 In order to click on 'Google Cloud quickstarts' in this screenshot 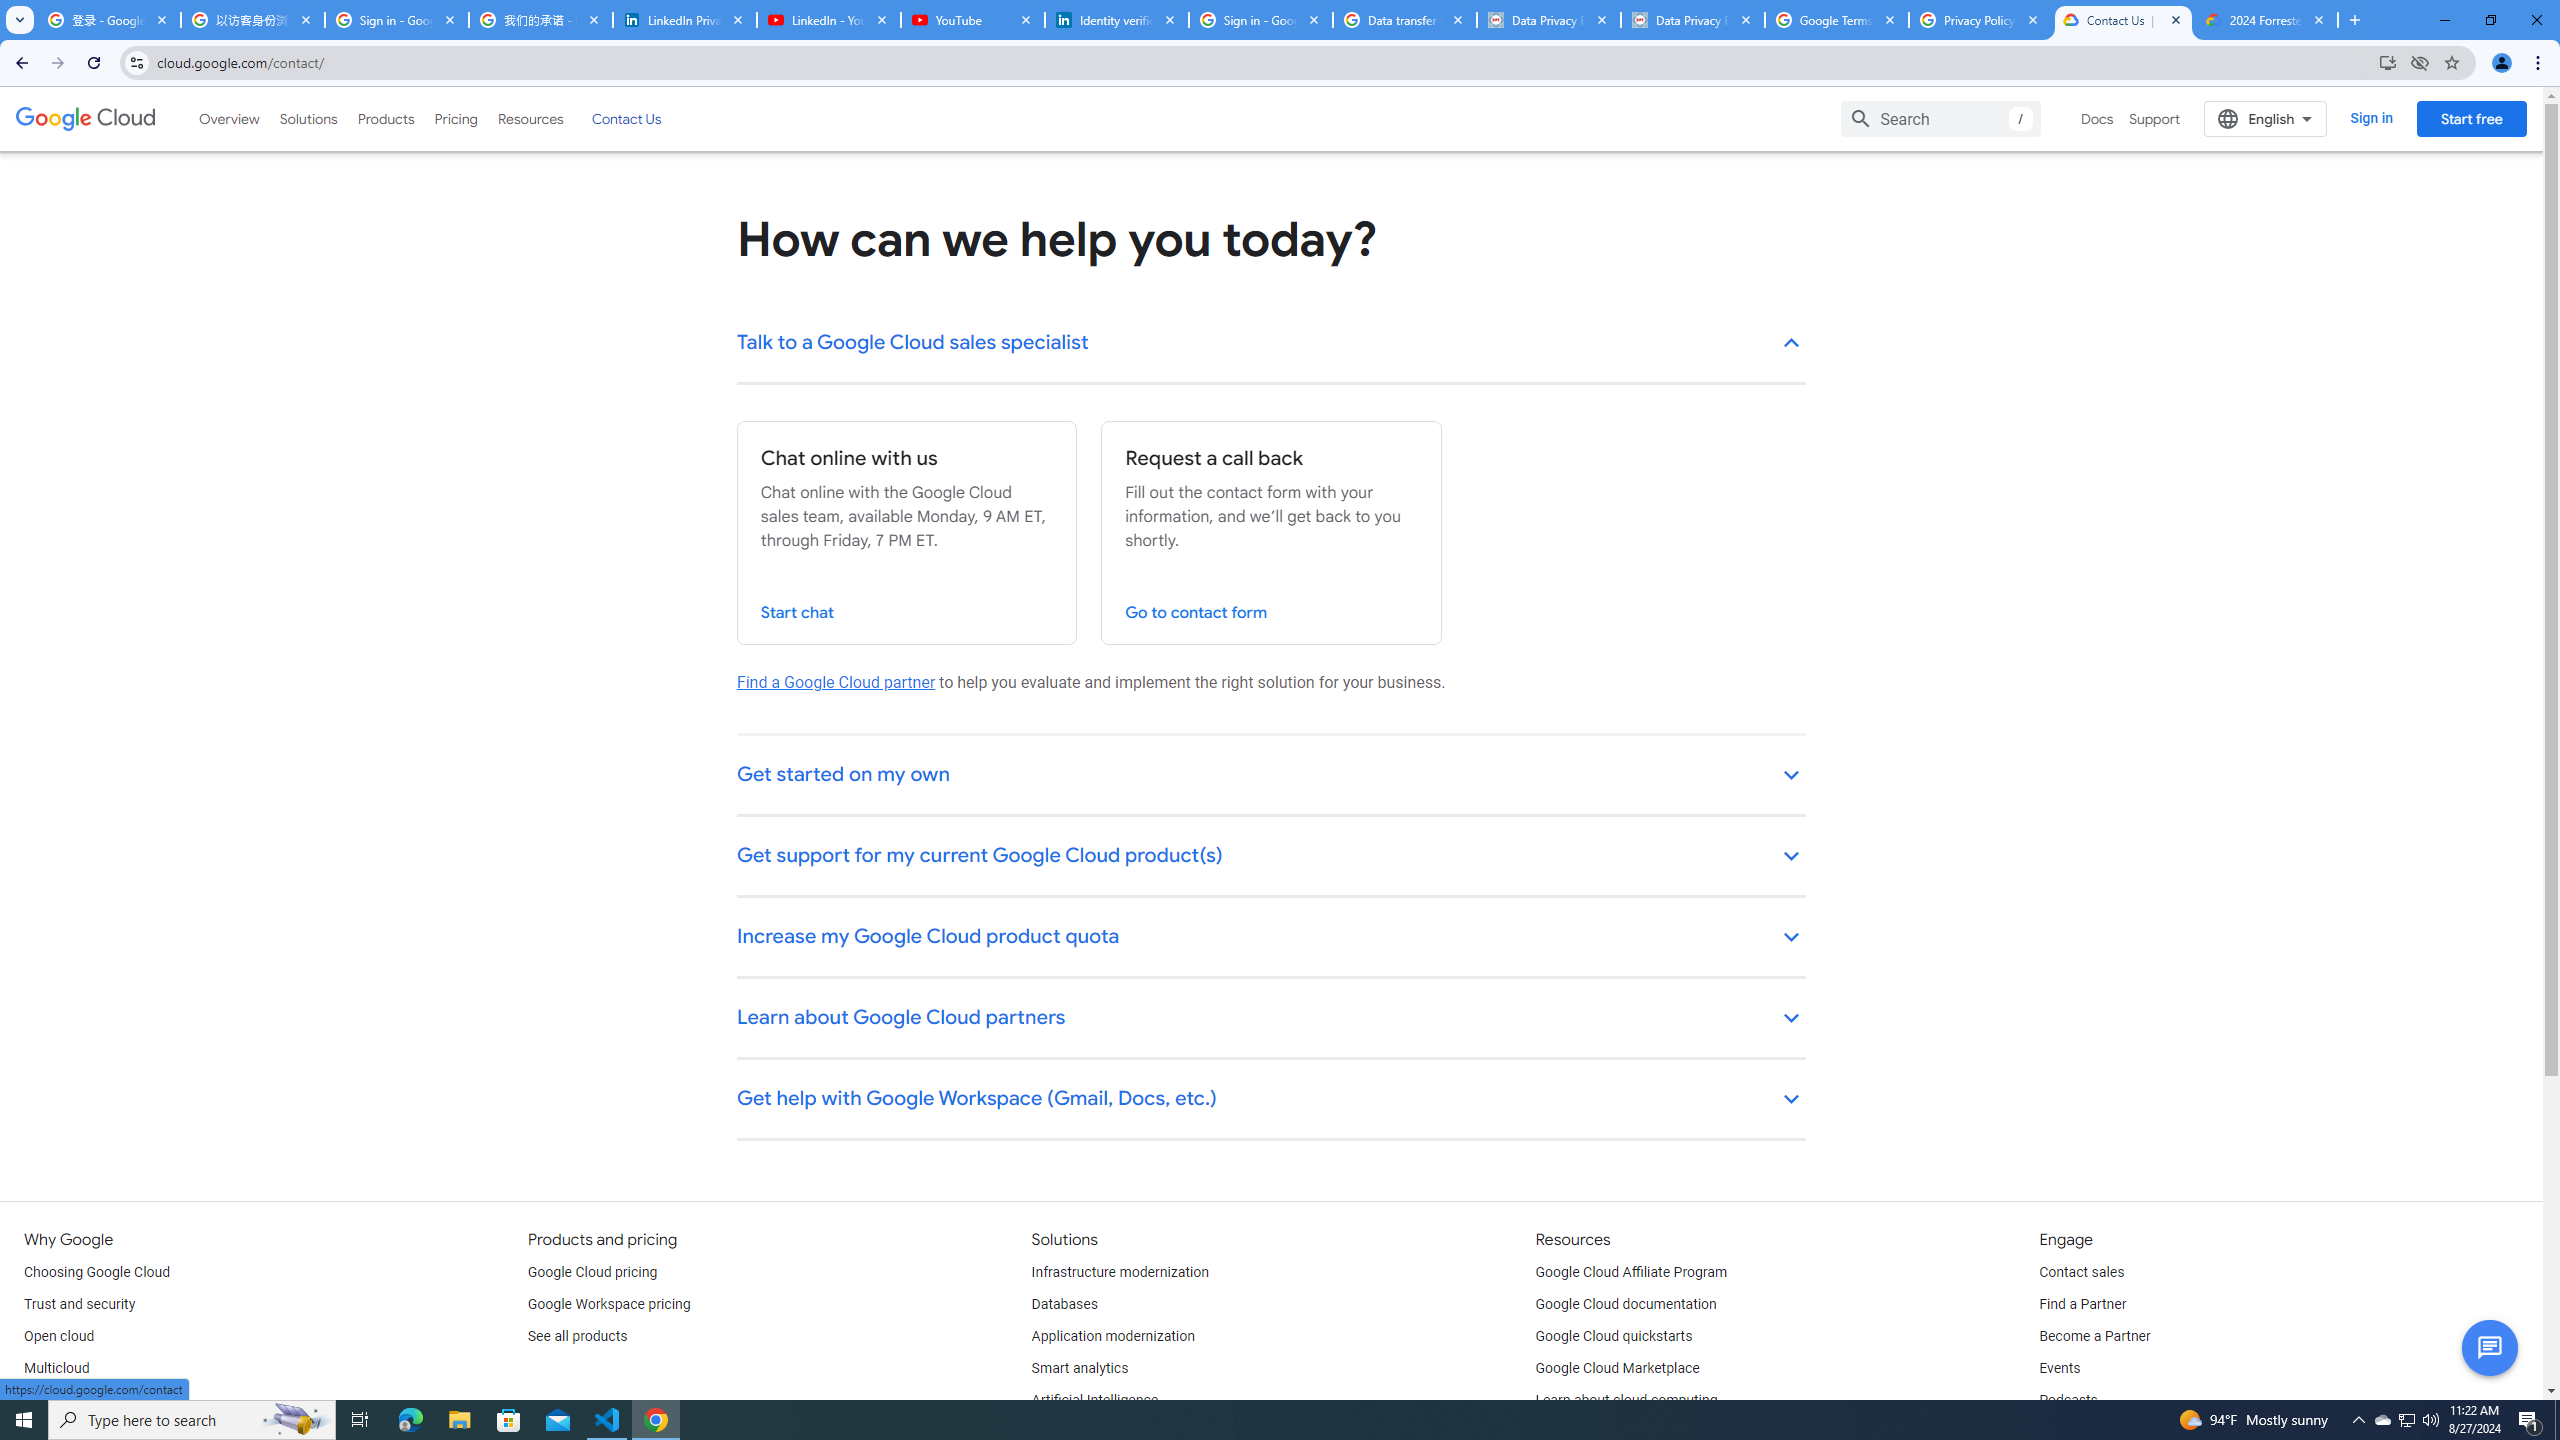, I will do `click(1614, 1336)`.